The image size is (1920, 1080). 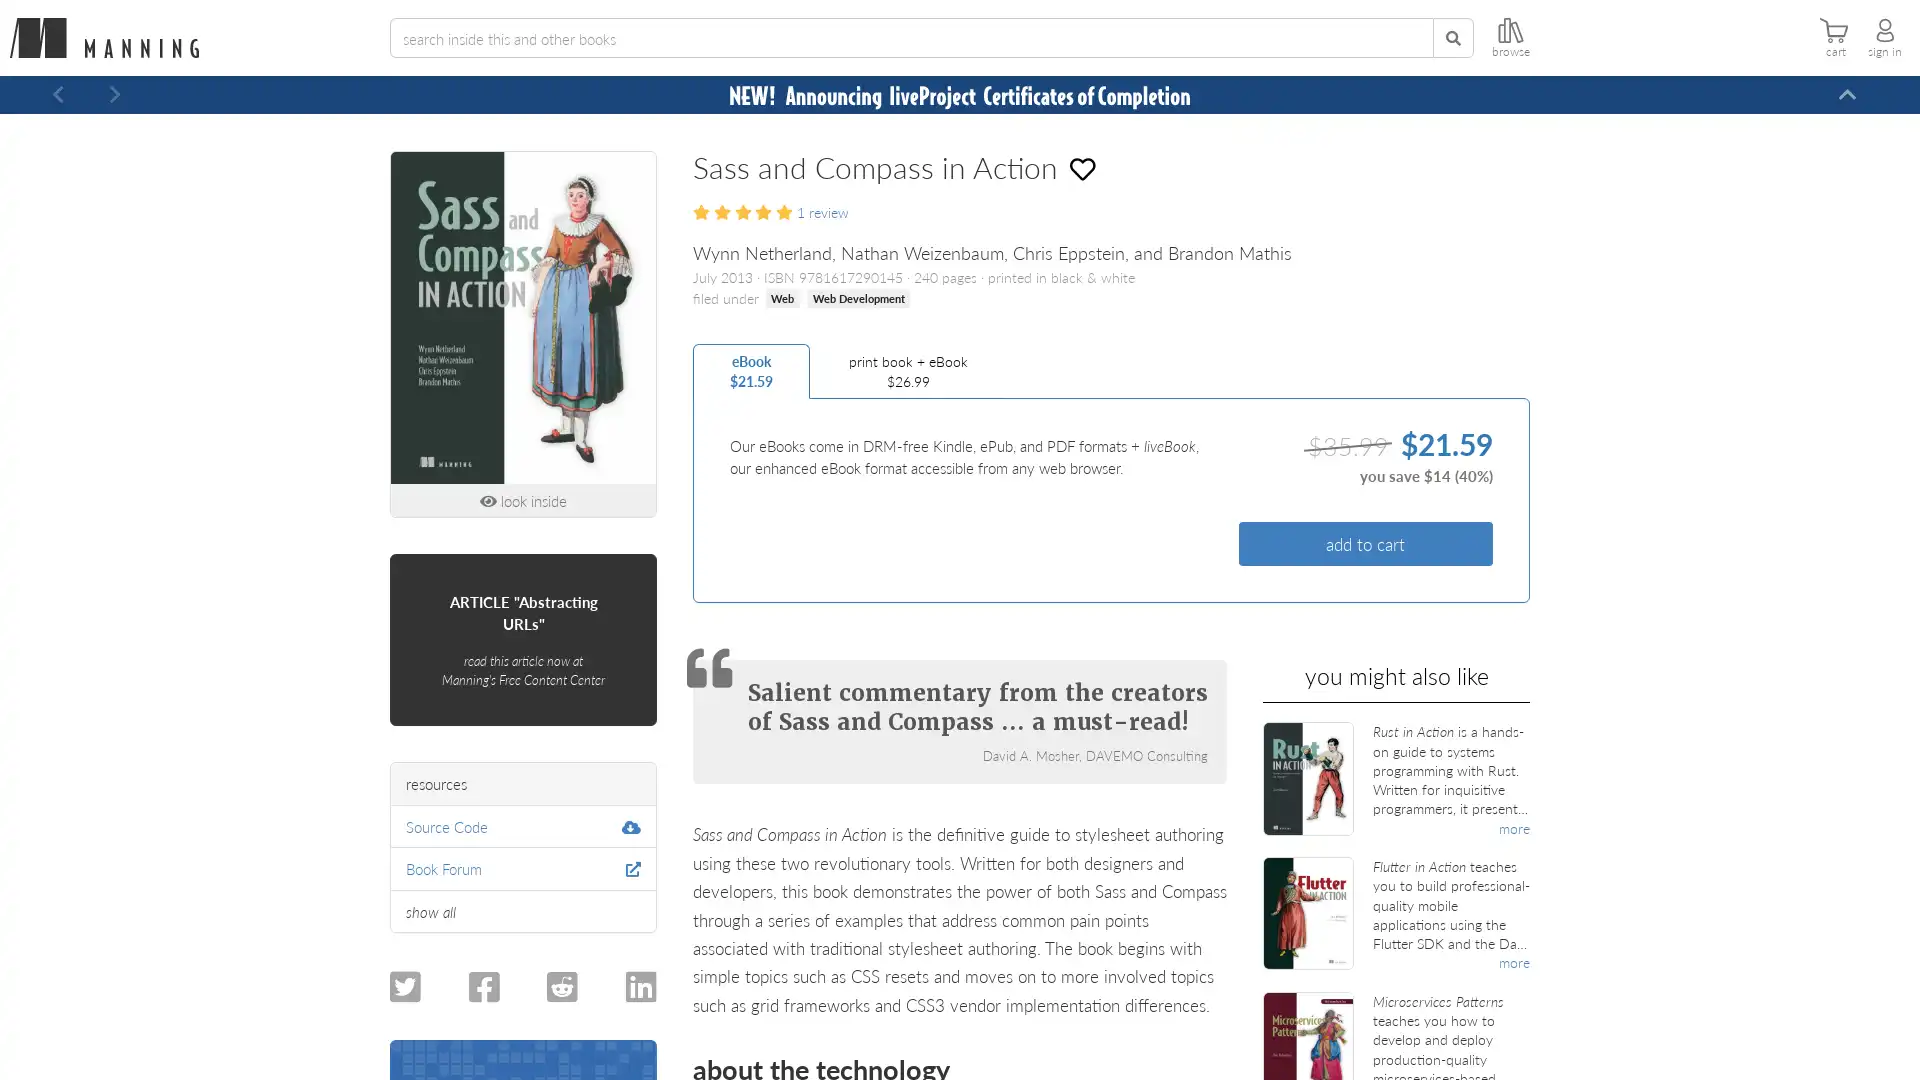 What do you see at coordinates (114, 95) in the screenshot?
I see `Next` at bounding box center [114, 95].